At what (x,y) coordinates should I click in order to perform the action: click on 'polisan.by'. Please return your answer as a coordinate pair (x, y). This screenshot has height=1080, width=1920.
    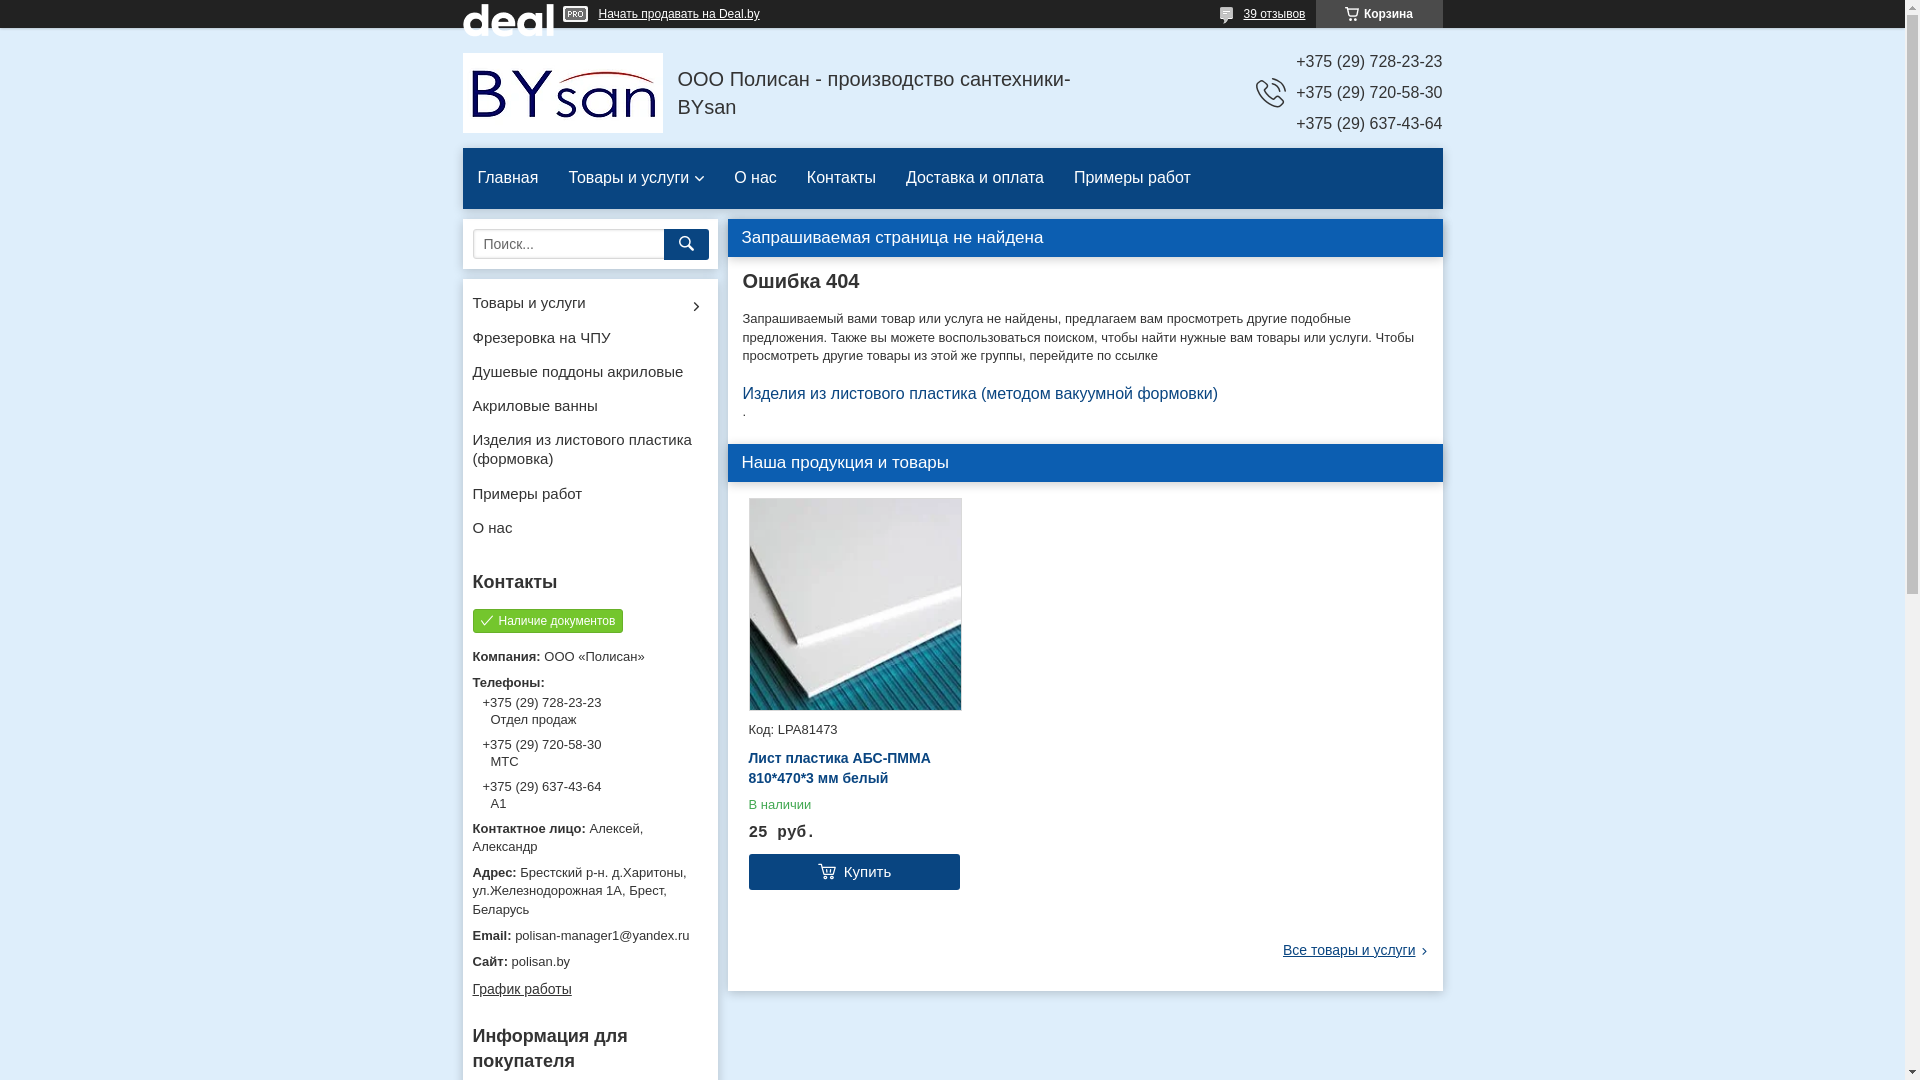
    Looking at the image, I should click on (588, 960).